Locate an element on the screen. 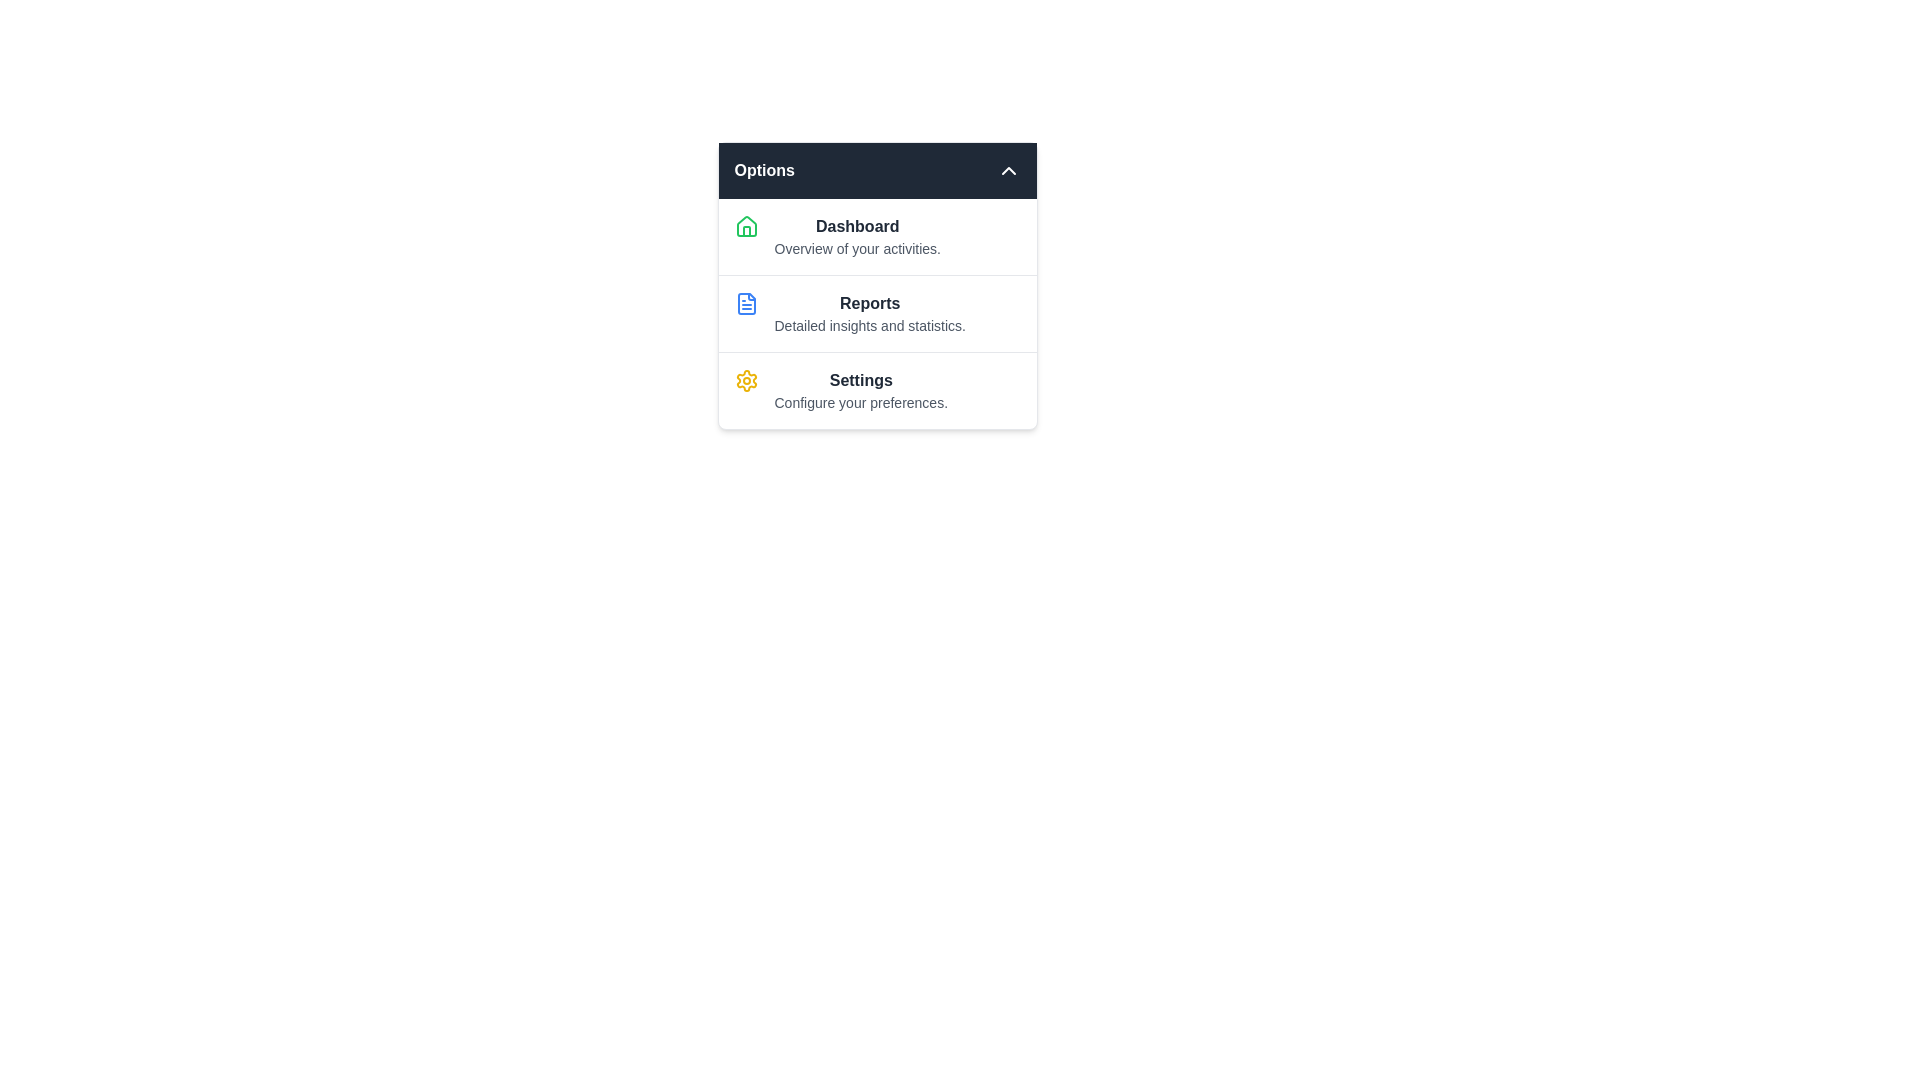 Image resolution: width=1920 pixels, height=1080 pixels. the 'Reports' section of the Navigation Panel is located at coordinates (877, 285).